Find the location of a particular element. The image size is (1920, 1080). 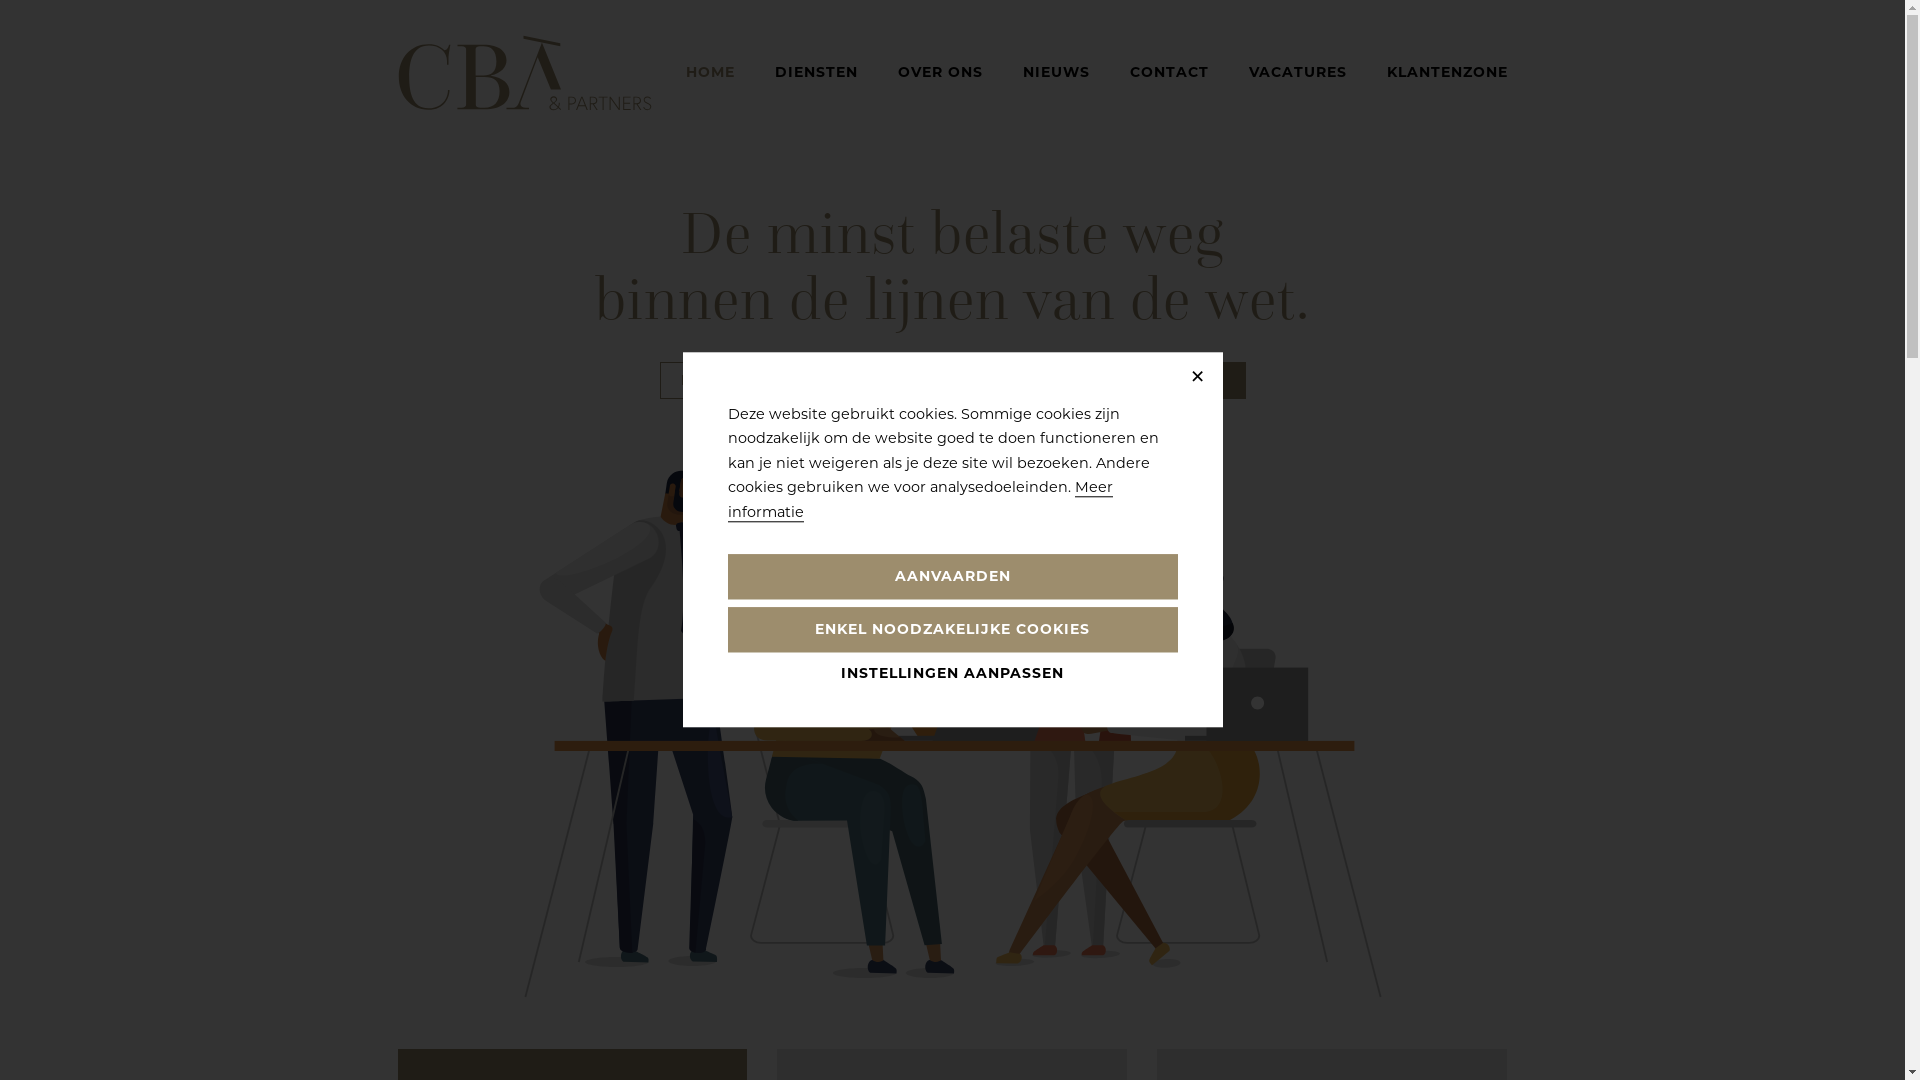

'ENKEL NOODZAKELIJKE COOKIES' is located at coordinates (952, 630).